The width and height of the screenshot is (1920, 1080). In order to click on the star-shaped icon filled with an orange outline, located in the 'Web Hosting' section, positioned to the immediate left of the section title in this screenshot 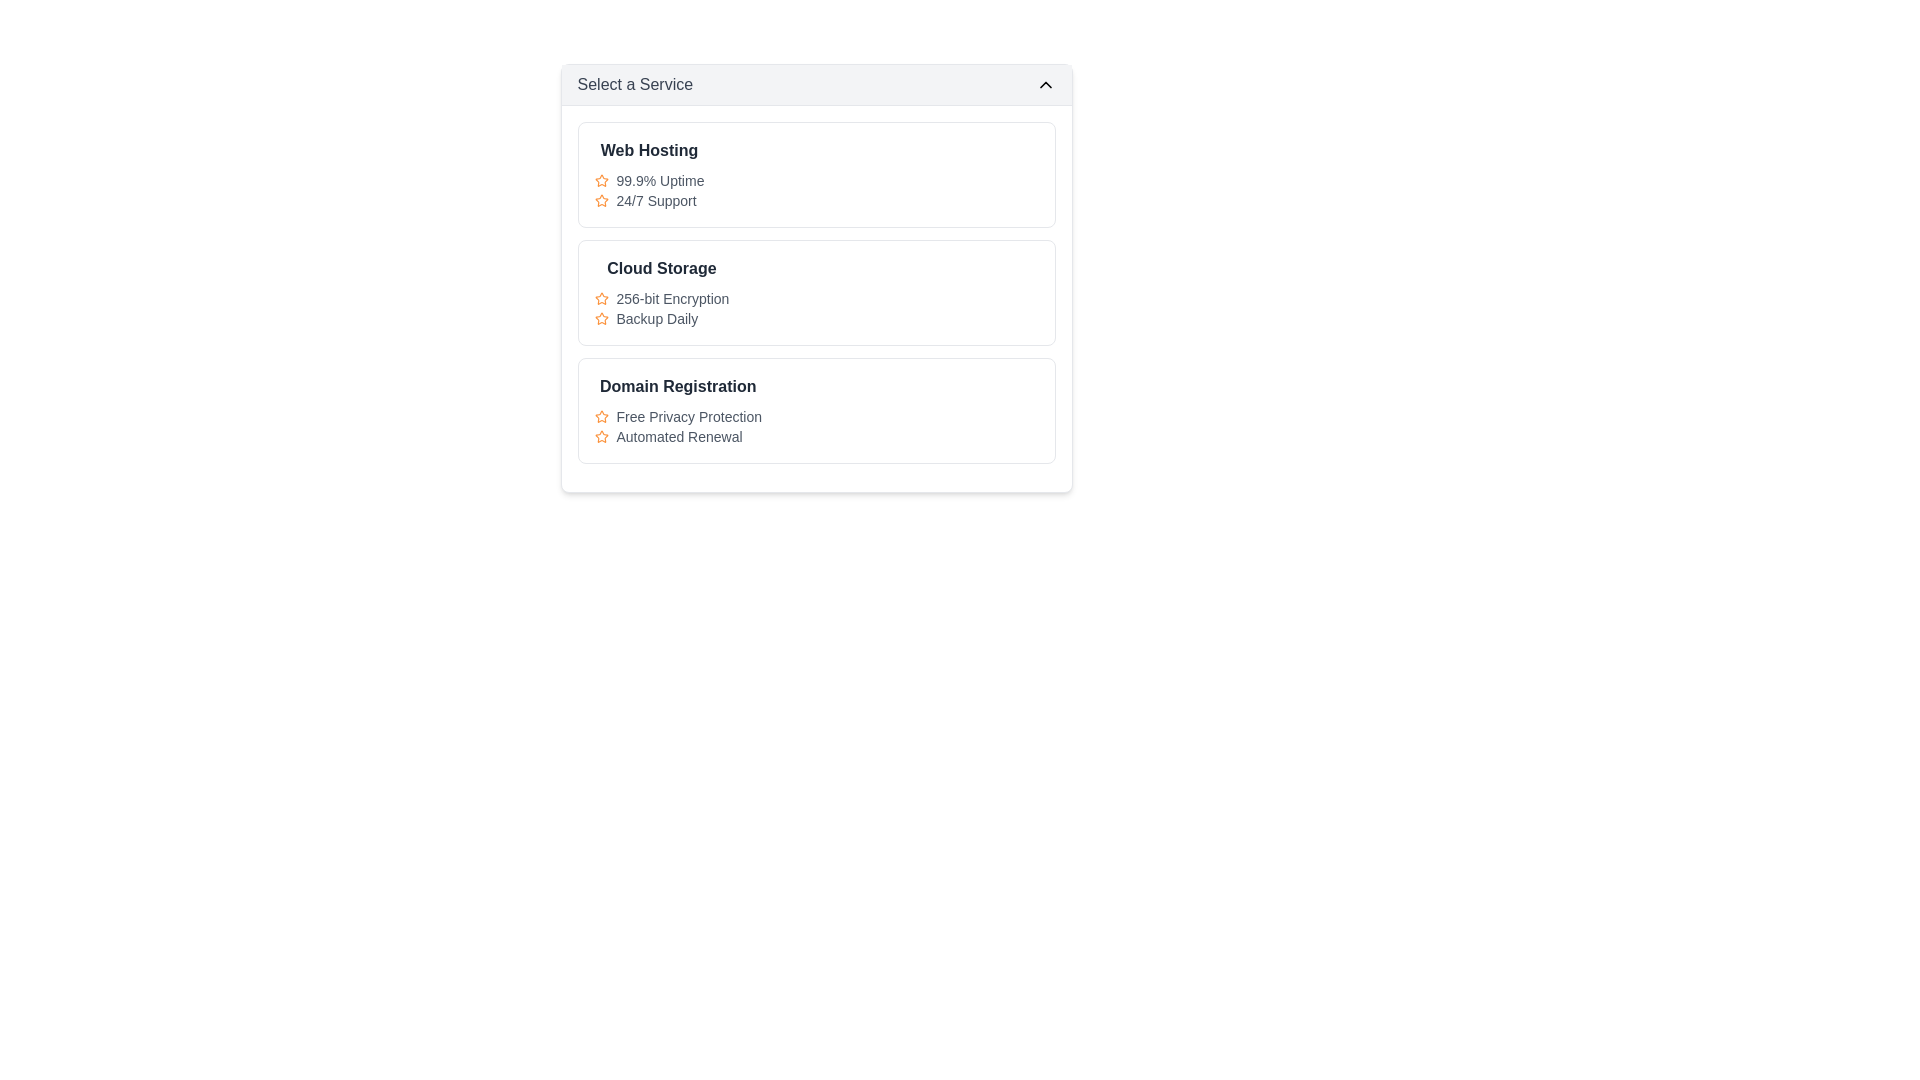, I will do `click(600, 435)`.